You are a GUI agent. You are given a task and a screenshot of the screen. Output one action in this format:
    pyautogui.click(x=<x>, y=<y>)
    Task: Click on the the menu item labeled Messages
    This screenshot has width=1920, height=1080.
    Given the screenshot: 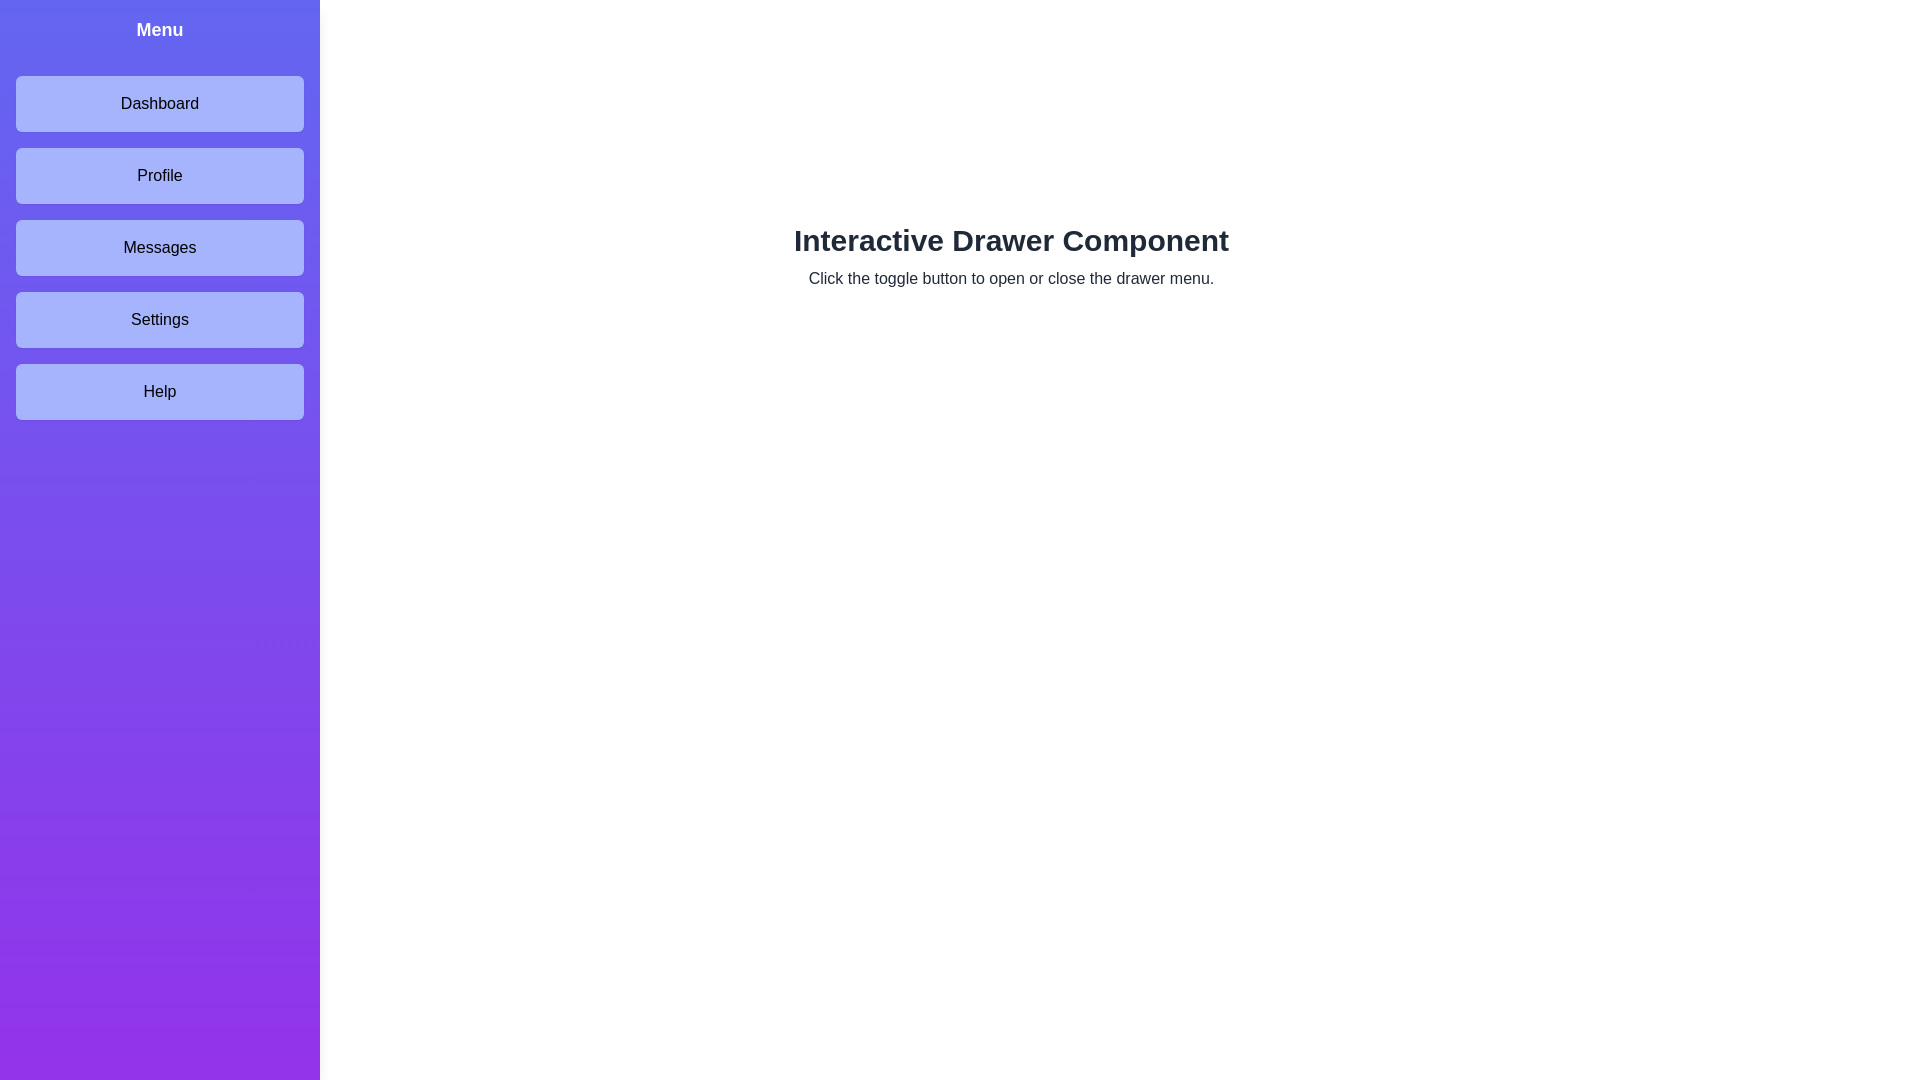 What is the action you would take?
    pyautogui.click(x=158, y=246)
    